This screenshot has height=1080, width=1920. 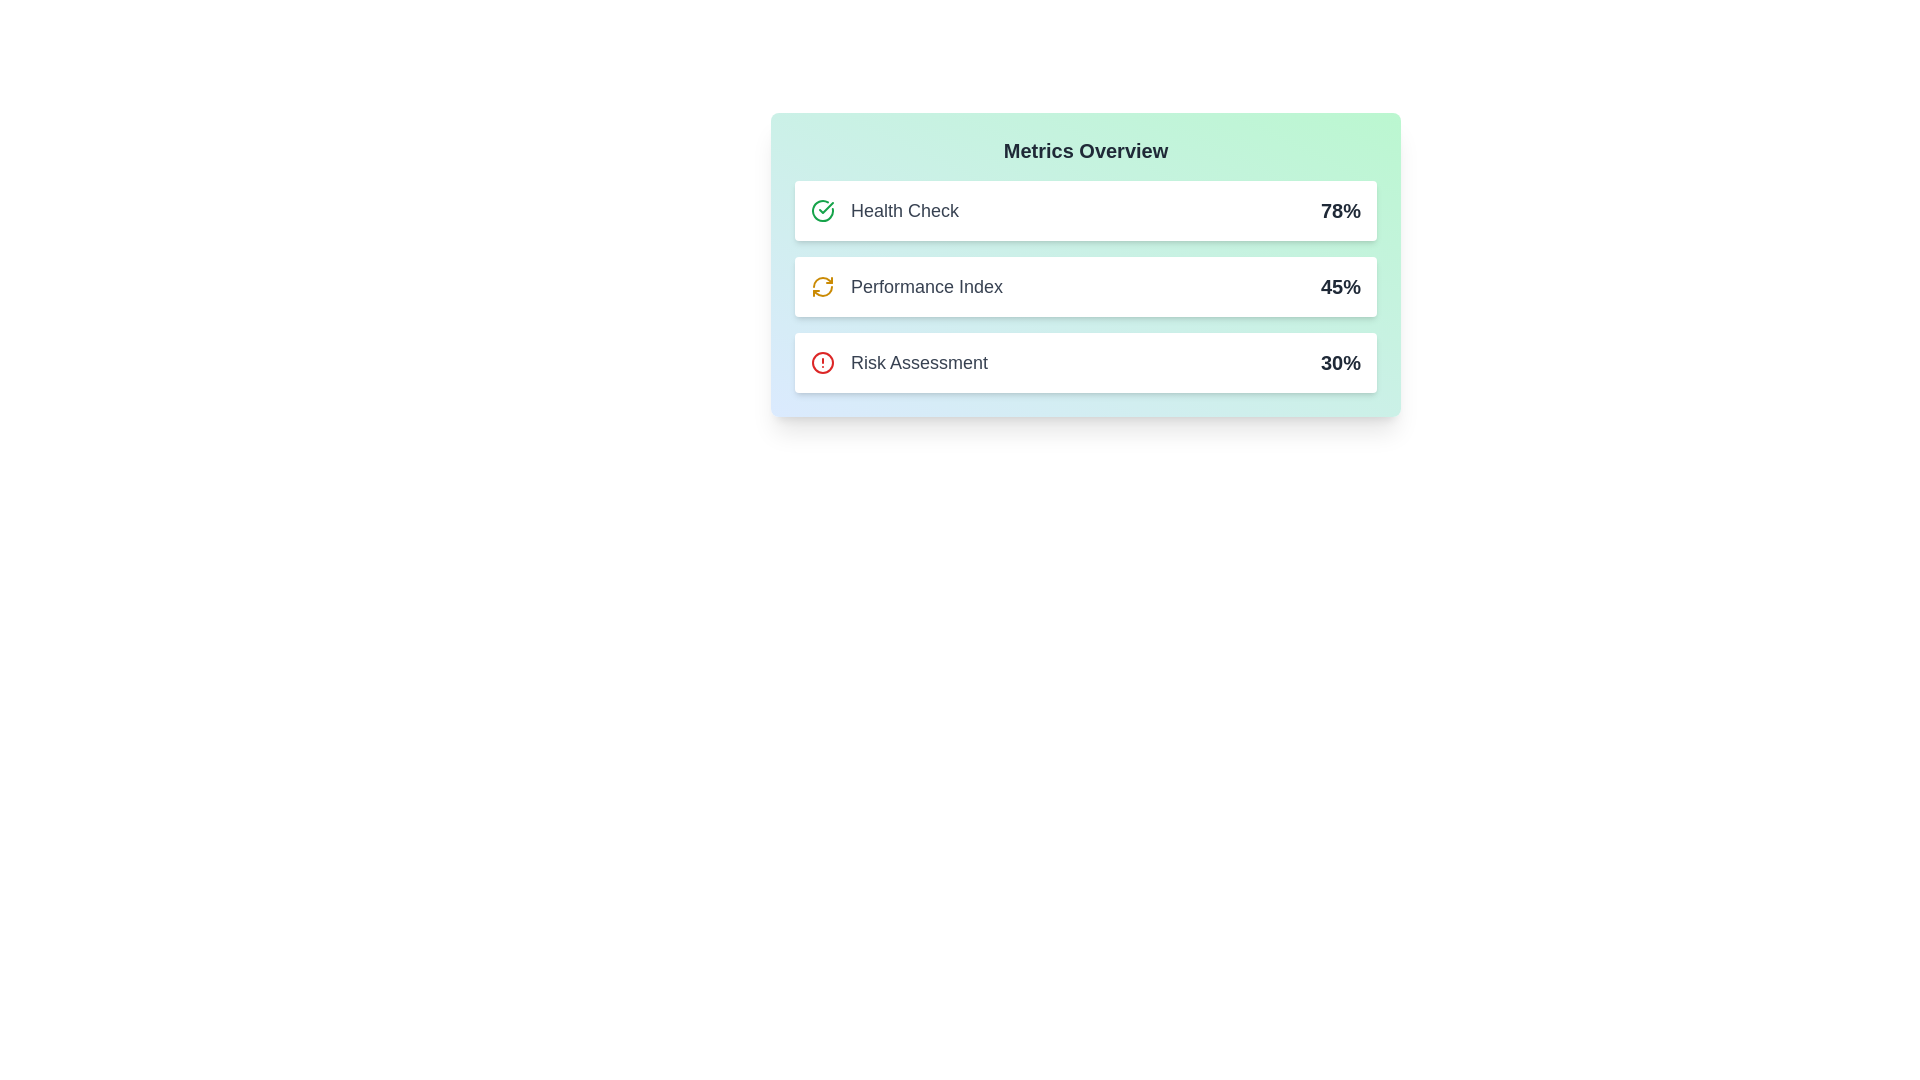 What do you see at coordinates (906, 286) in the screenshot?
I see `the Label with Icon containing the text 'Performance Index' and a yellow refresh-like symbol, located centrally in the second row of the 'Metrics Overview' box` at bounding box center [906, 286].